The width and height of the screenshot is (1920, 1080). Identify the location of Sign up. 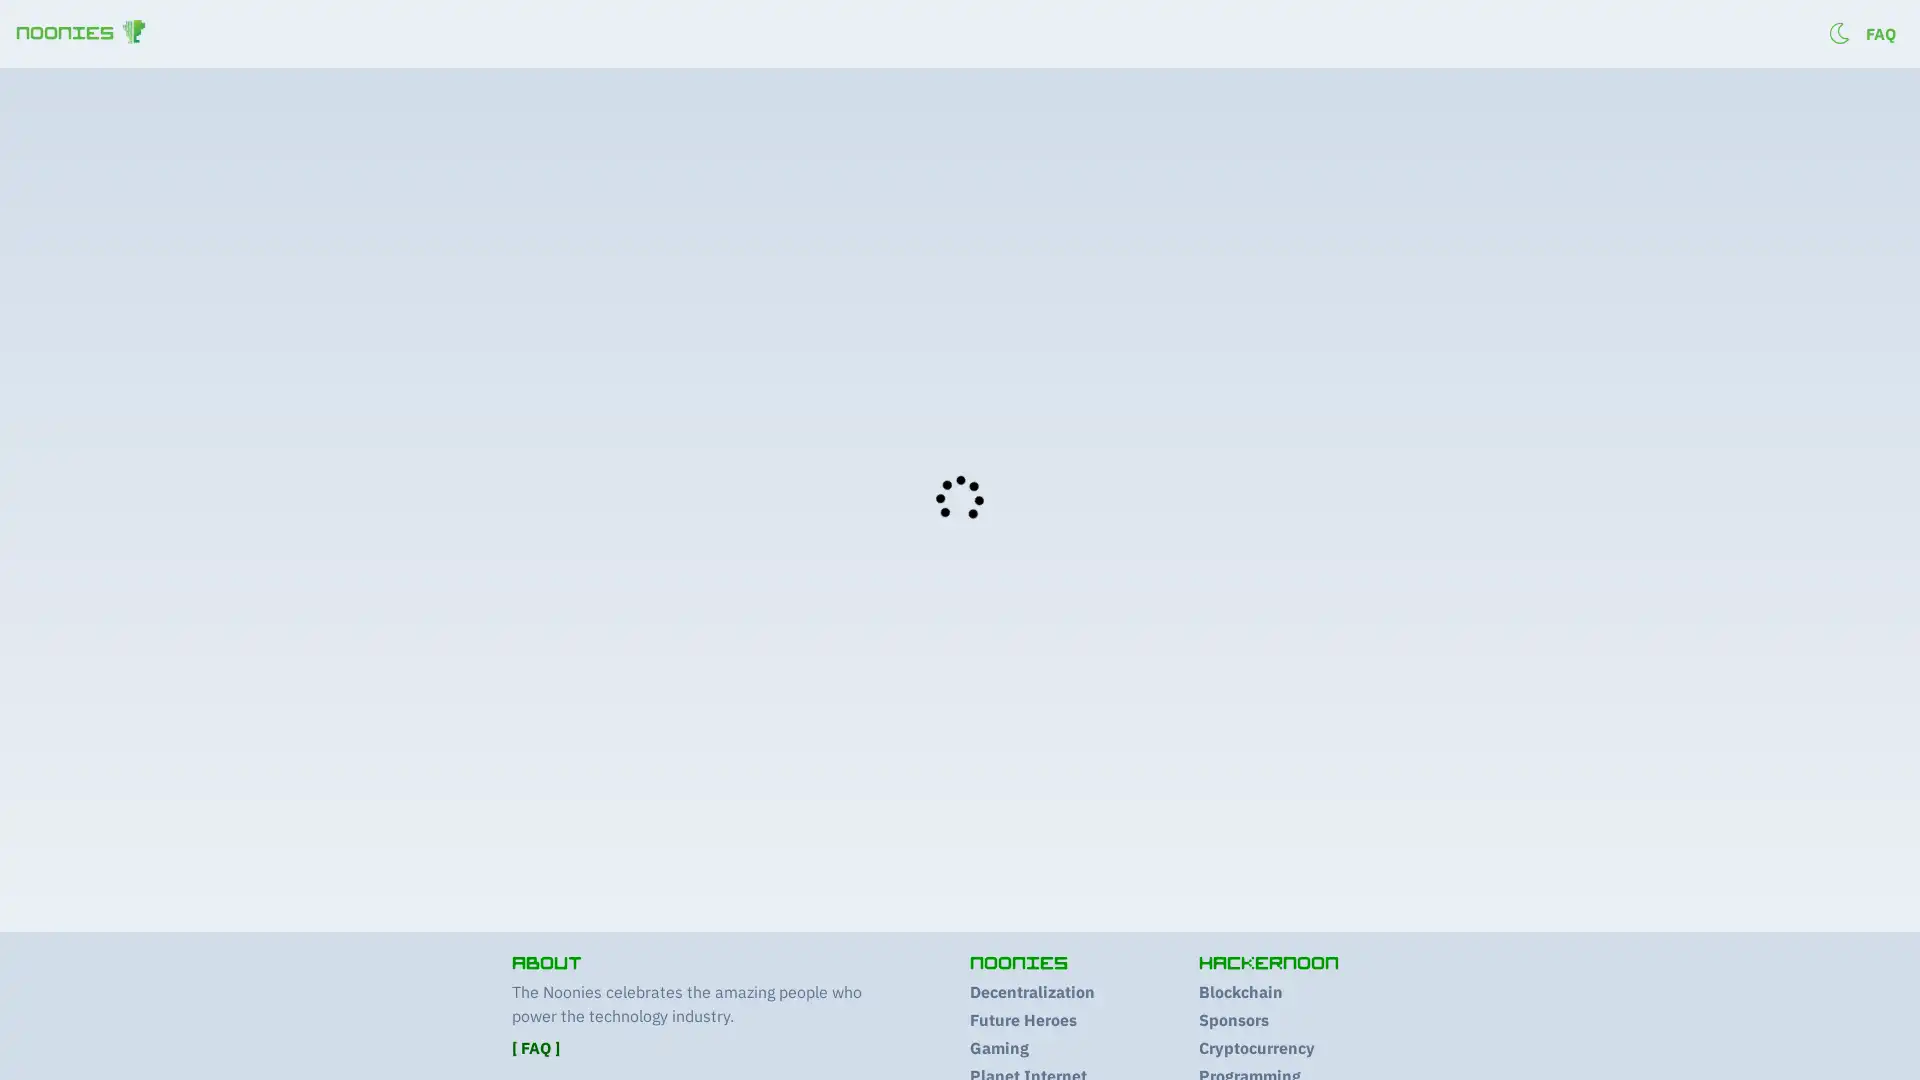
(1791, 35).